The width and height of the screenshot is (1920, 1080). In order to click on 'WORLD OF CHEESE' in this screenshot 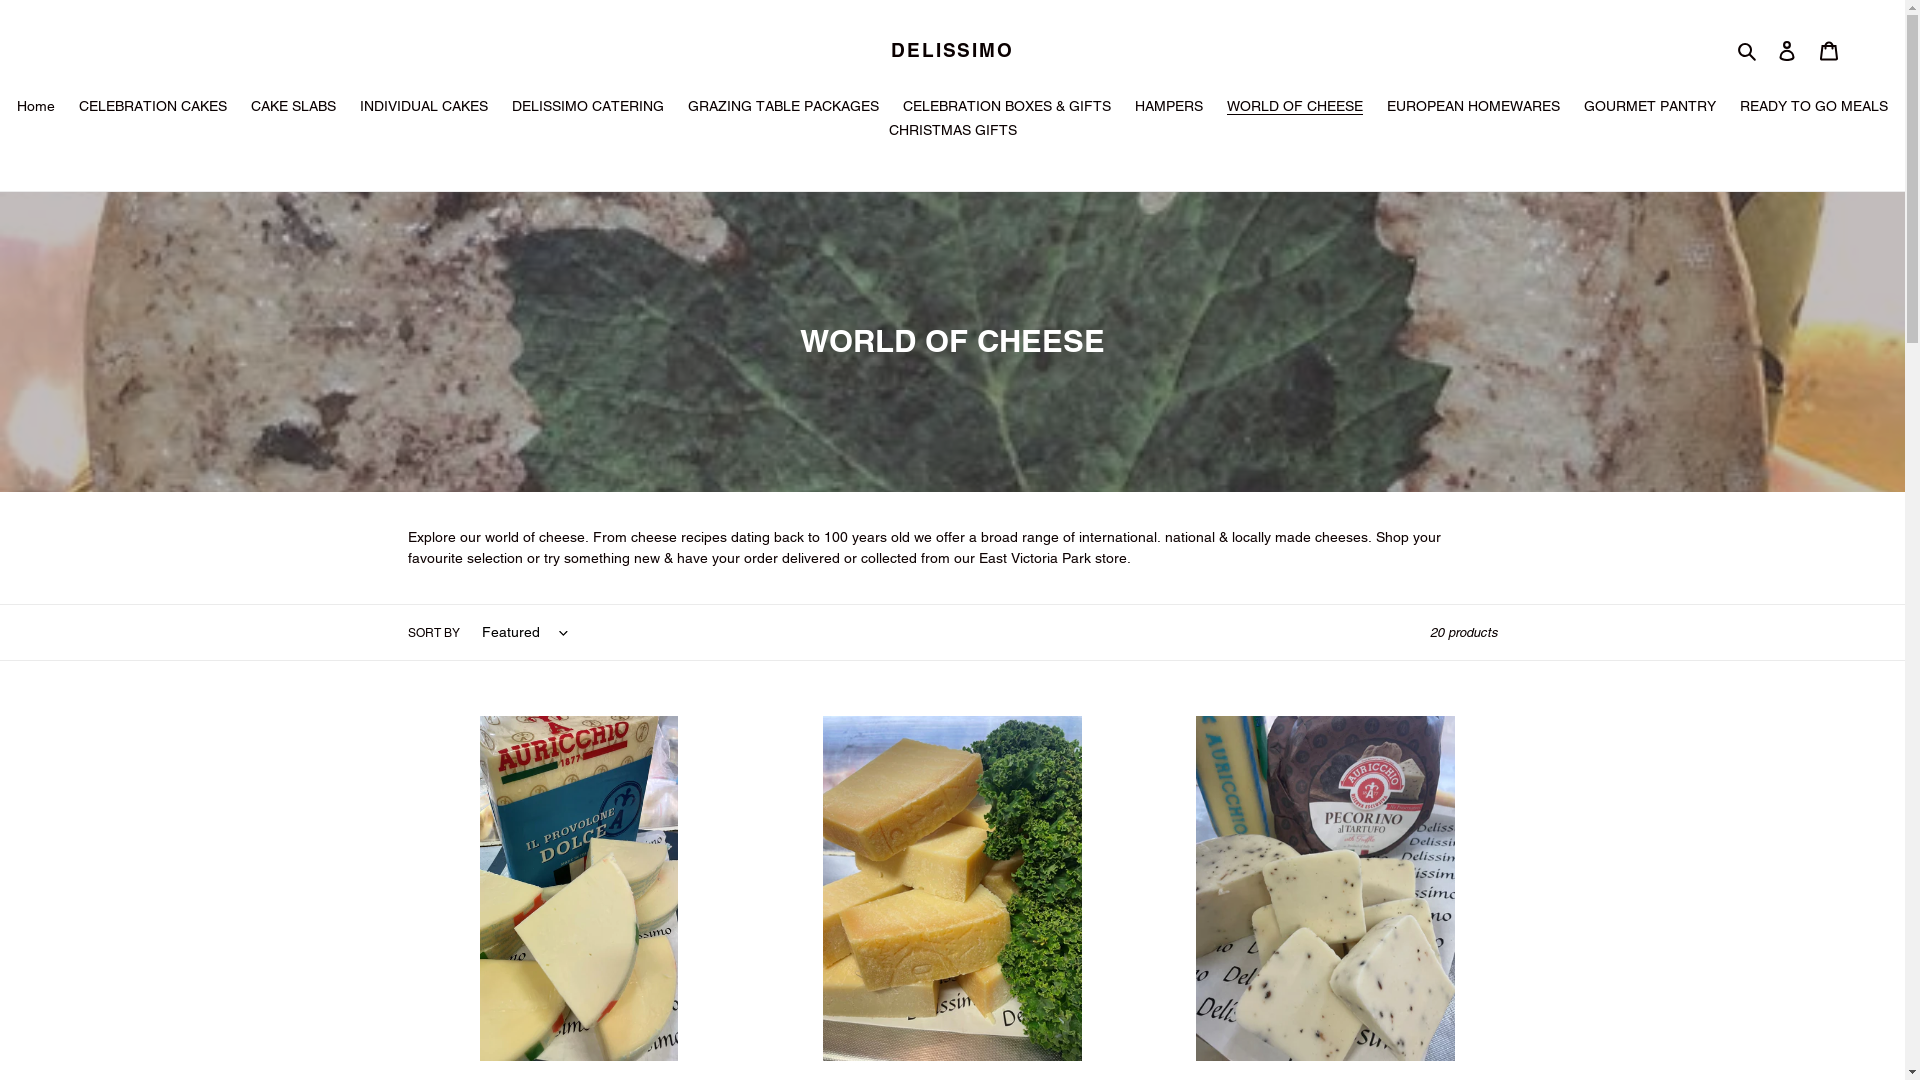, I will do `click(1295, 108)`.